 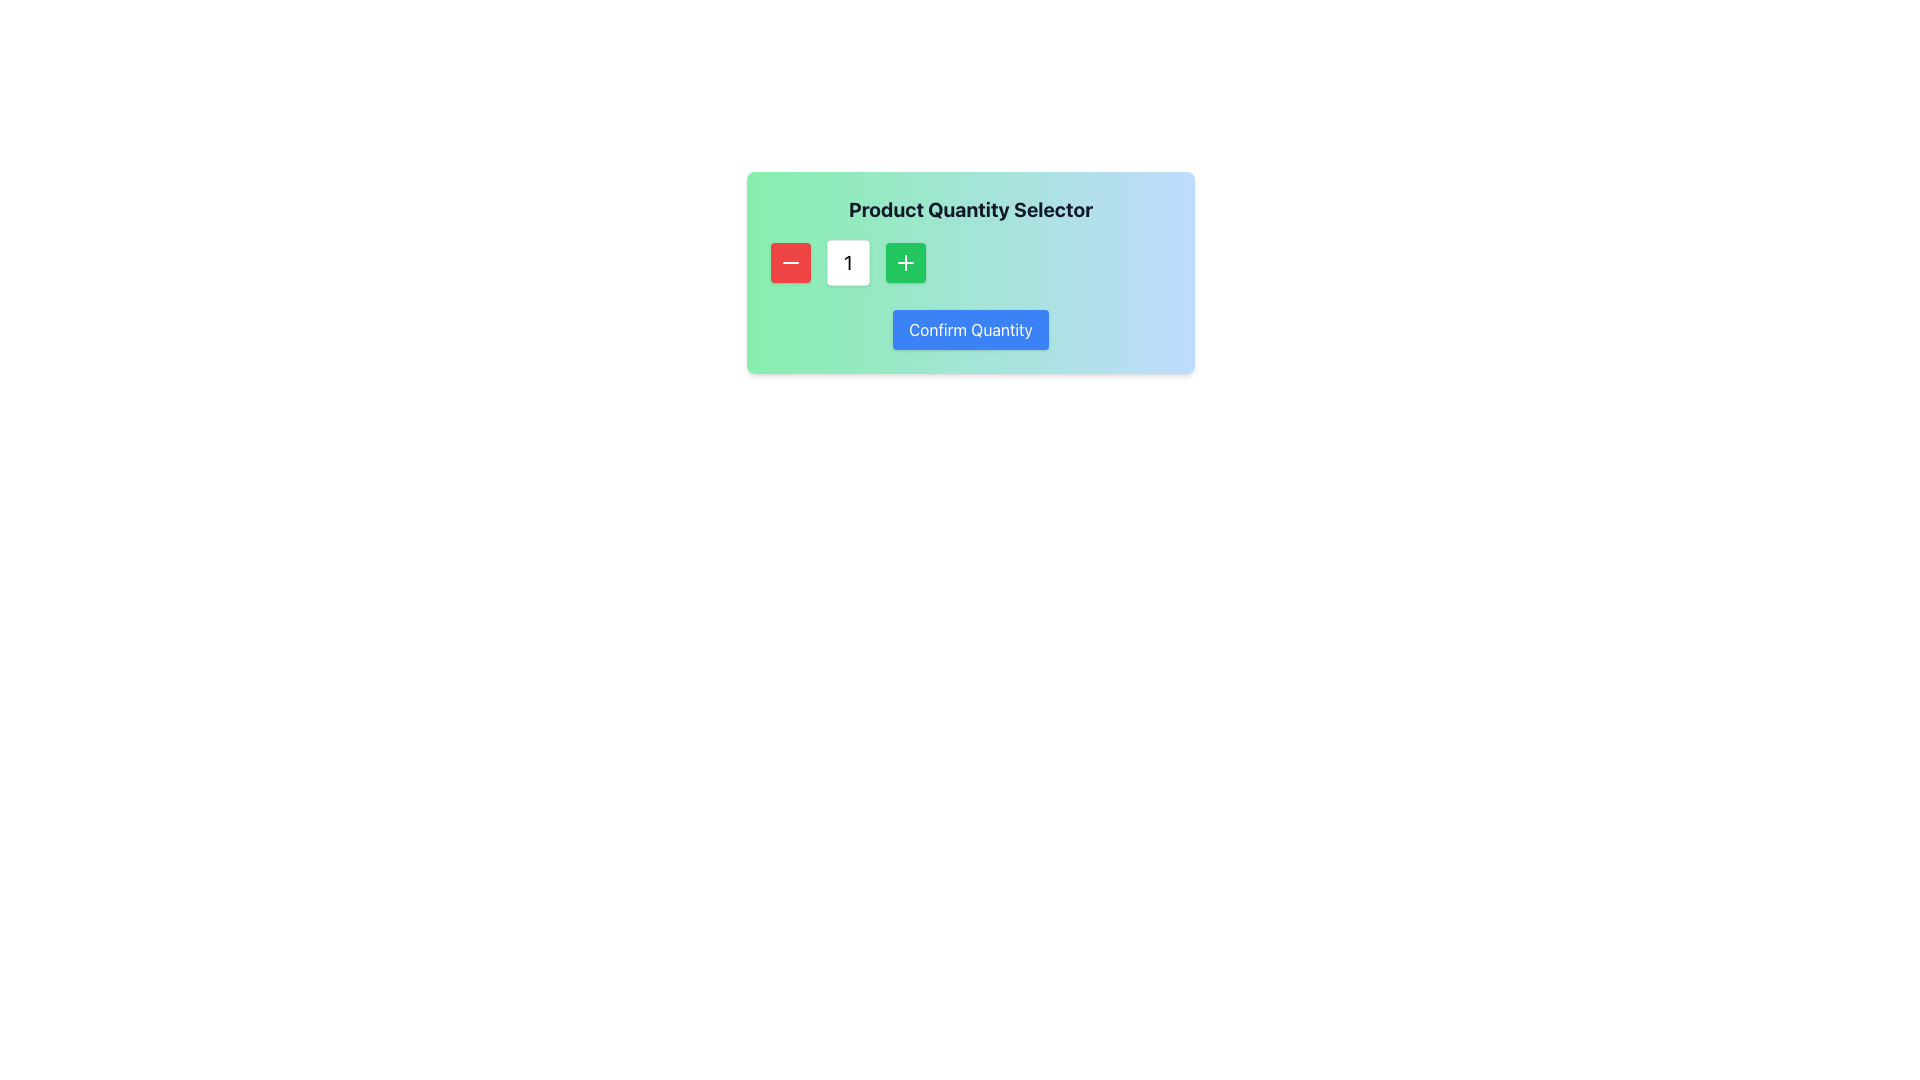 I want to click on the decrement button located to the left of the numeric input field in the product quantity selector interface to decrease the quantity, so click(x=790, y=261).